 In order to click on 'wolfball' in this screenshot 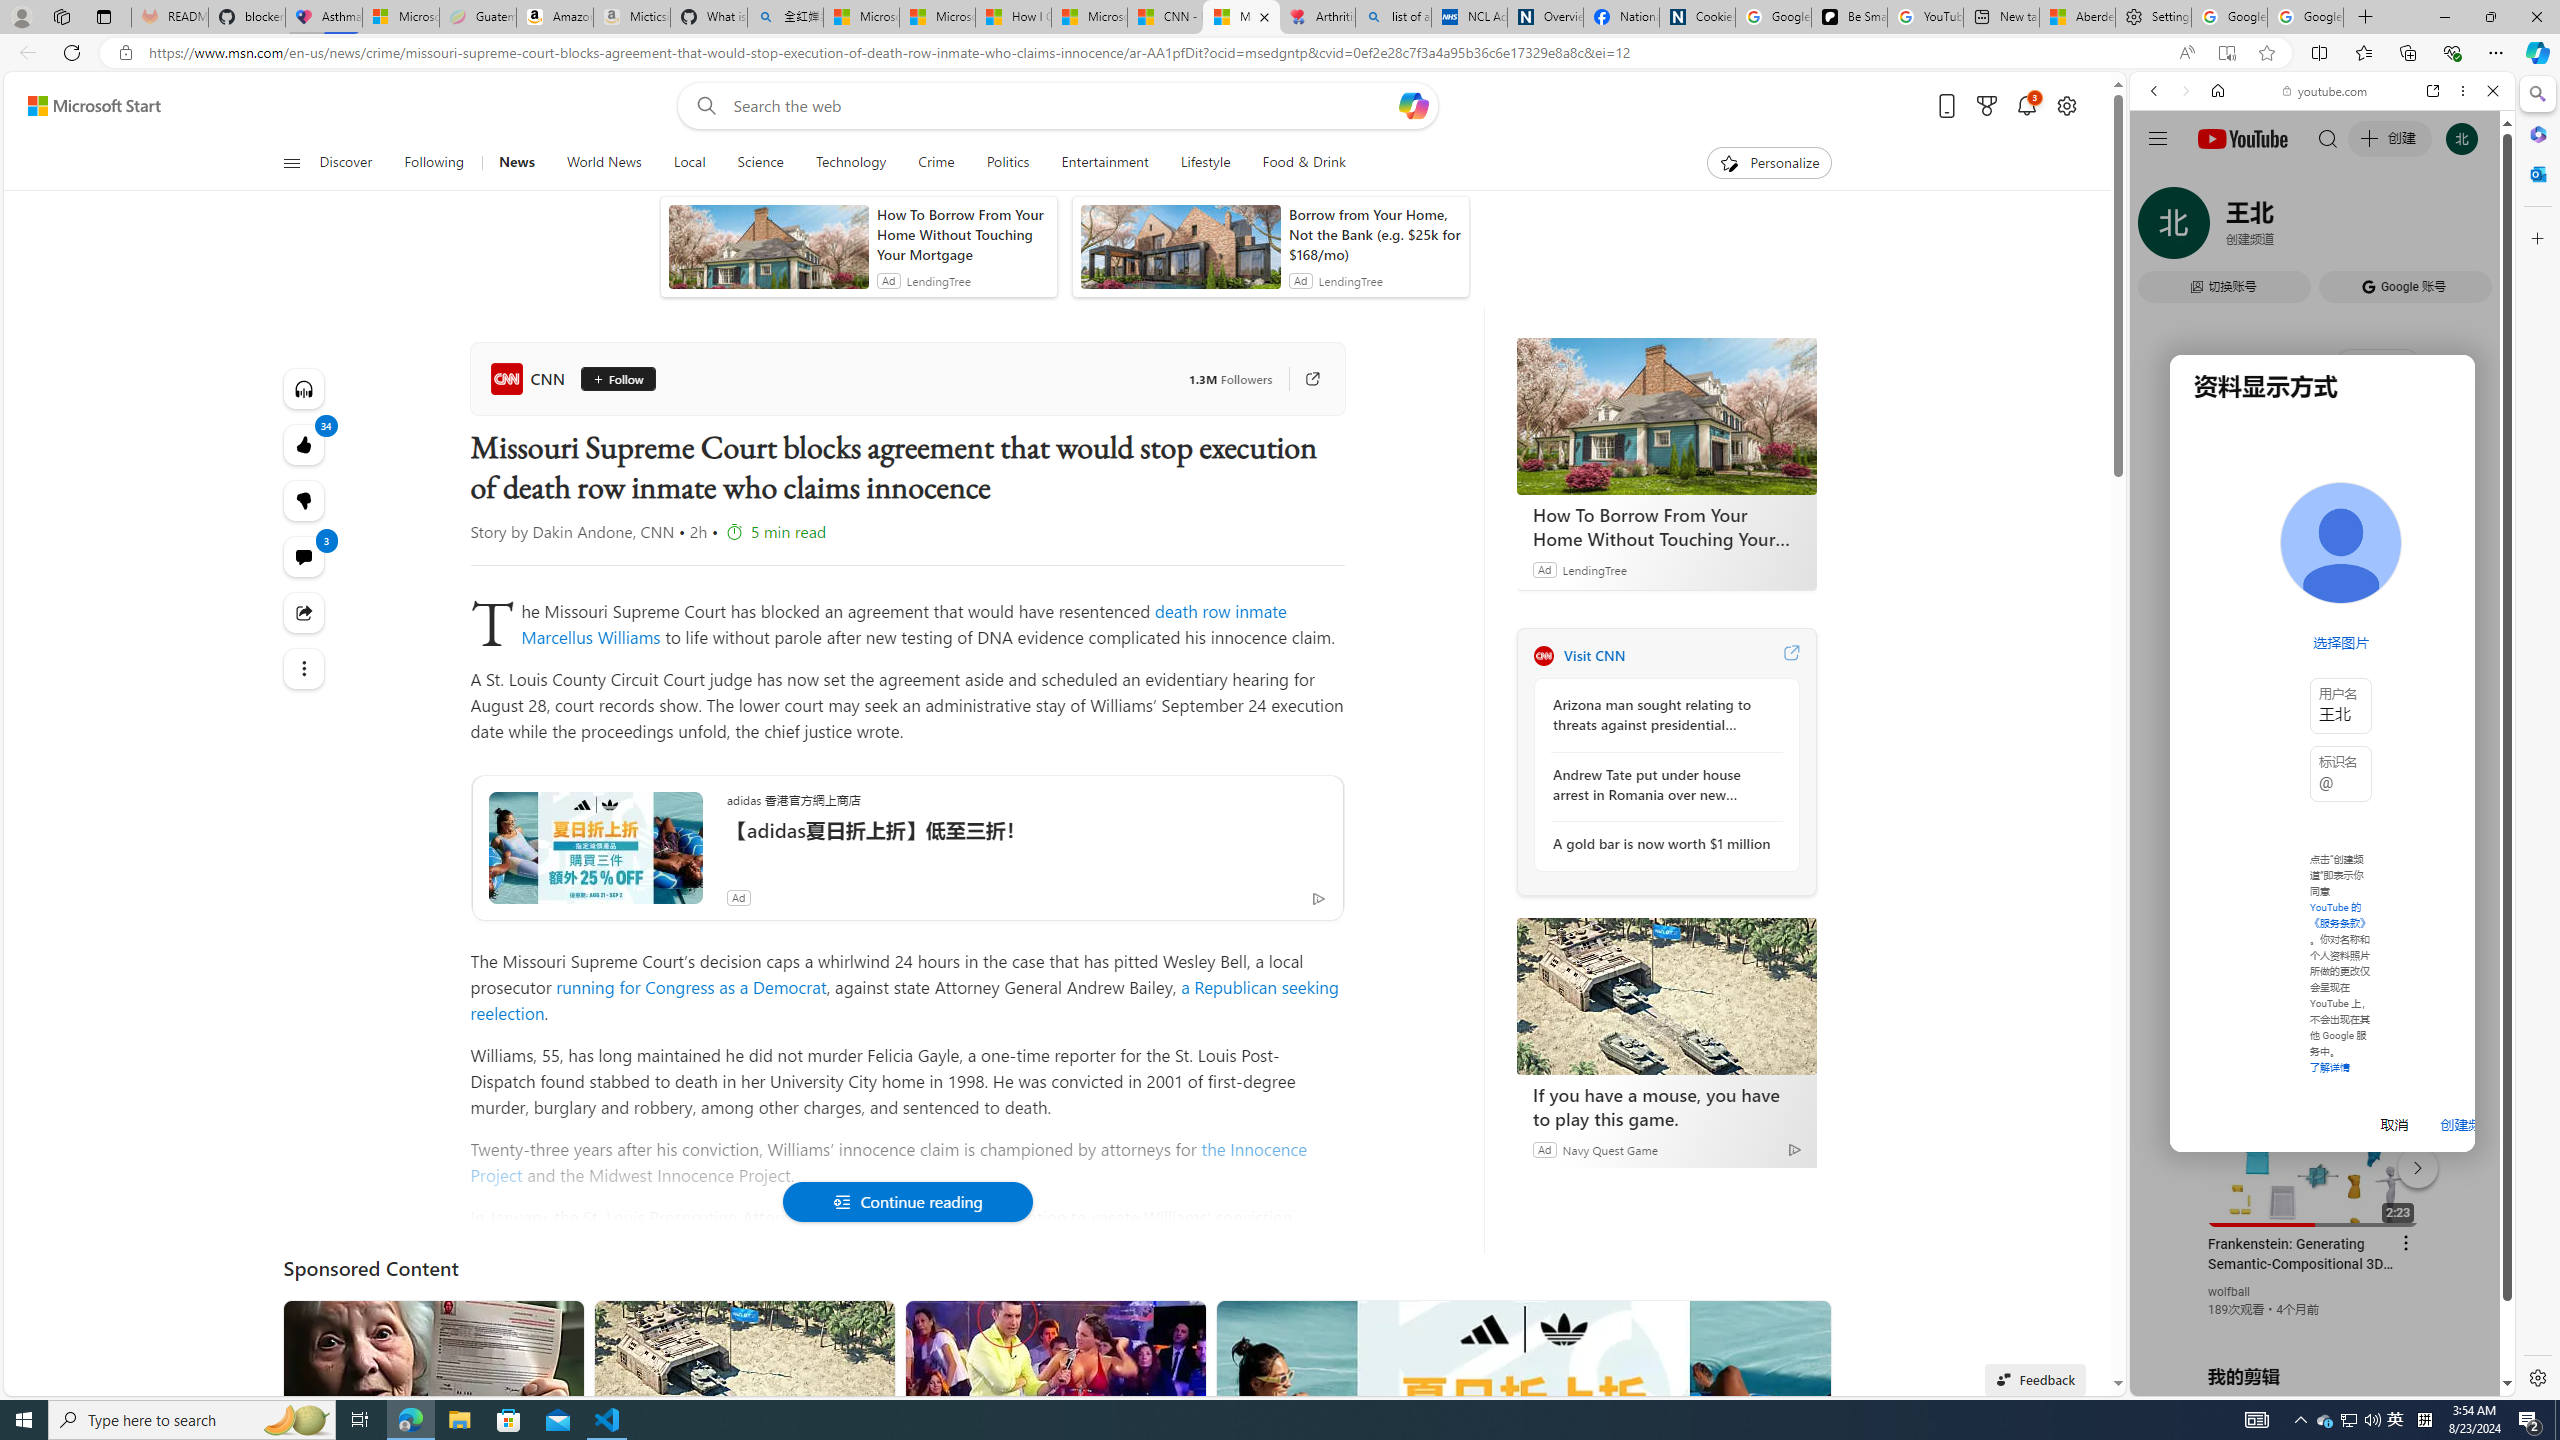, I will do `click(2229, 1290)`.